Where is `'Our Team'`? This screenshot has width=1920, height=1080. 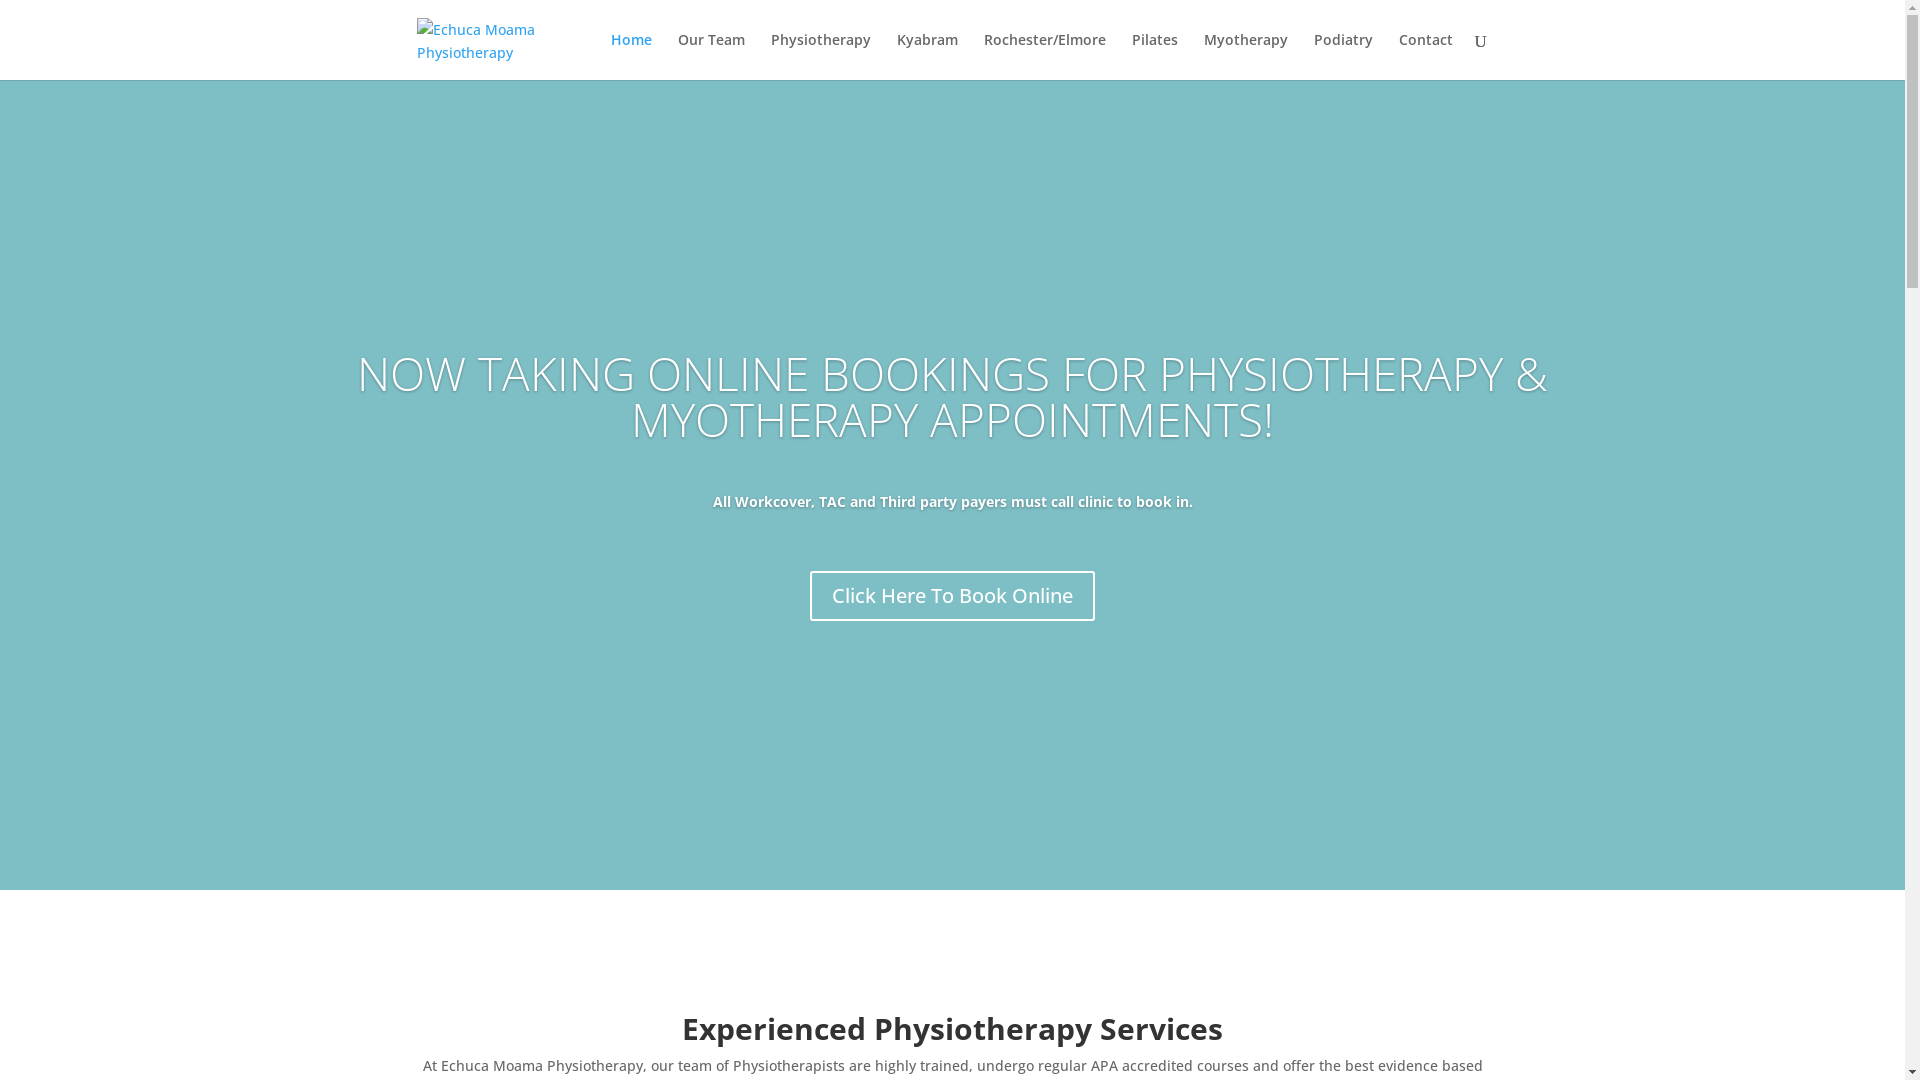 'Our Team' is located at coordinates (711, 55).